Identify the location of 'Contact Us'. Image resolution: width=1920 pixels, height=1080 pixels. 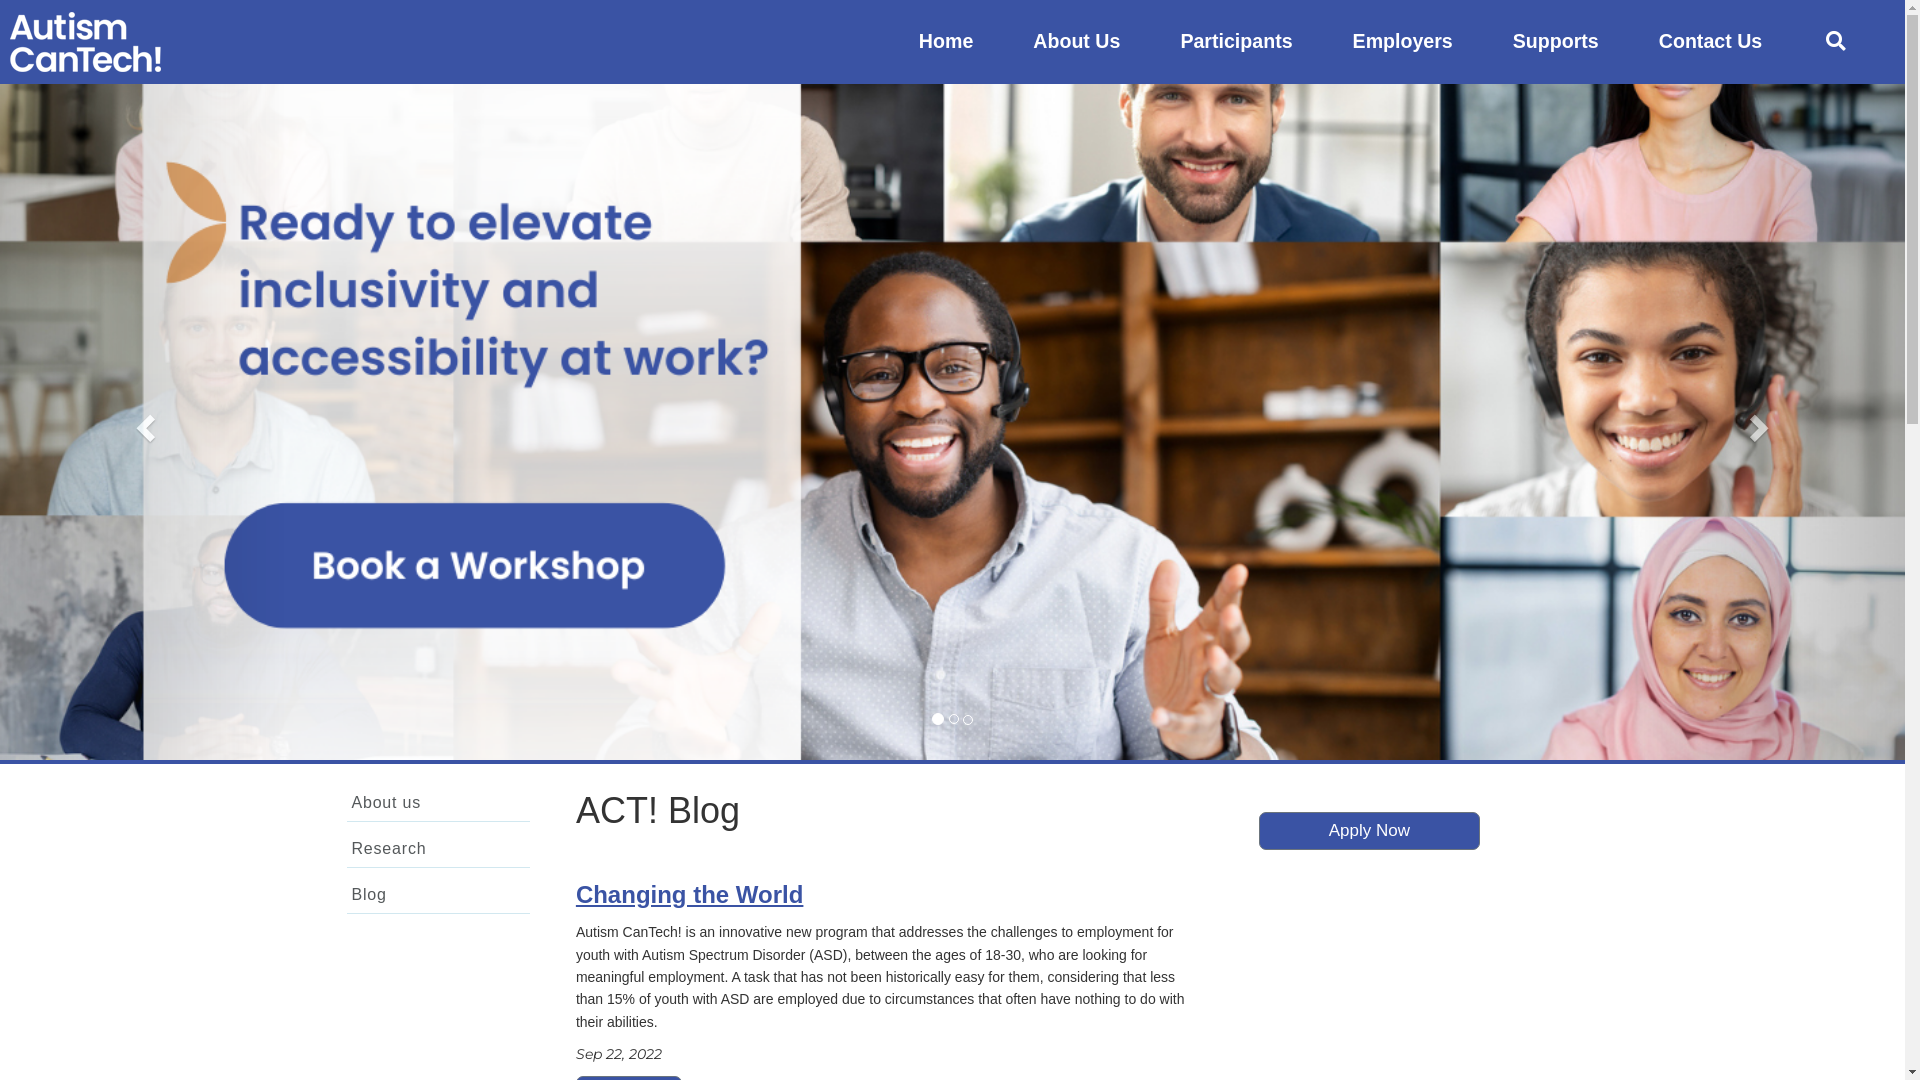
(1709, 42).